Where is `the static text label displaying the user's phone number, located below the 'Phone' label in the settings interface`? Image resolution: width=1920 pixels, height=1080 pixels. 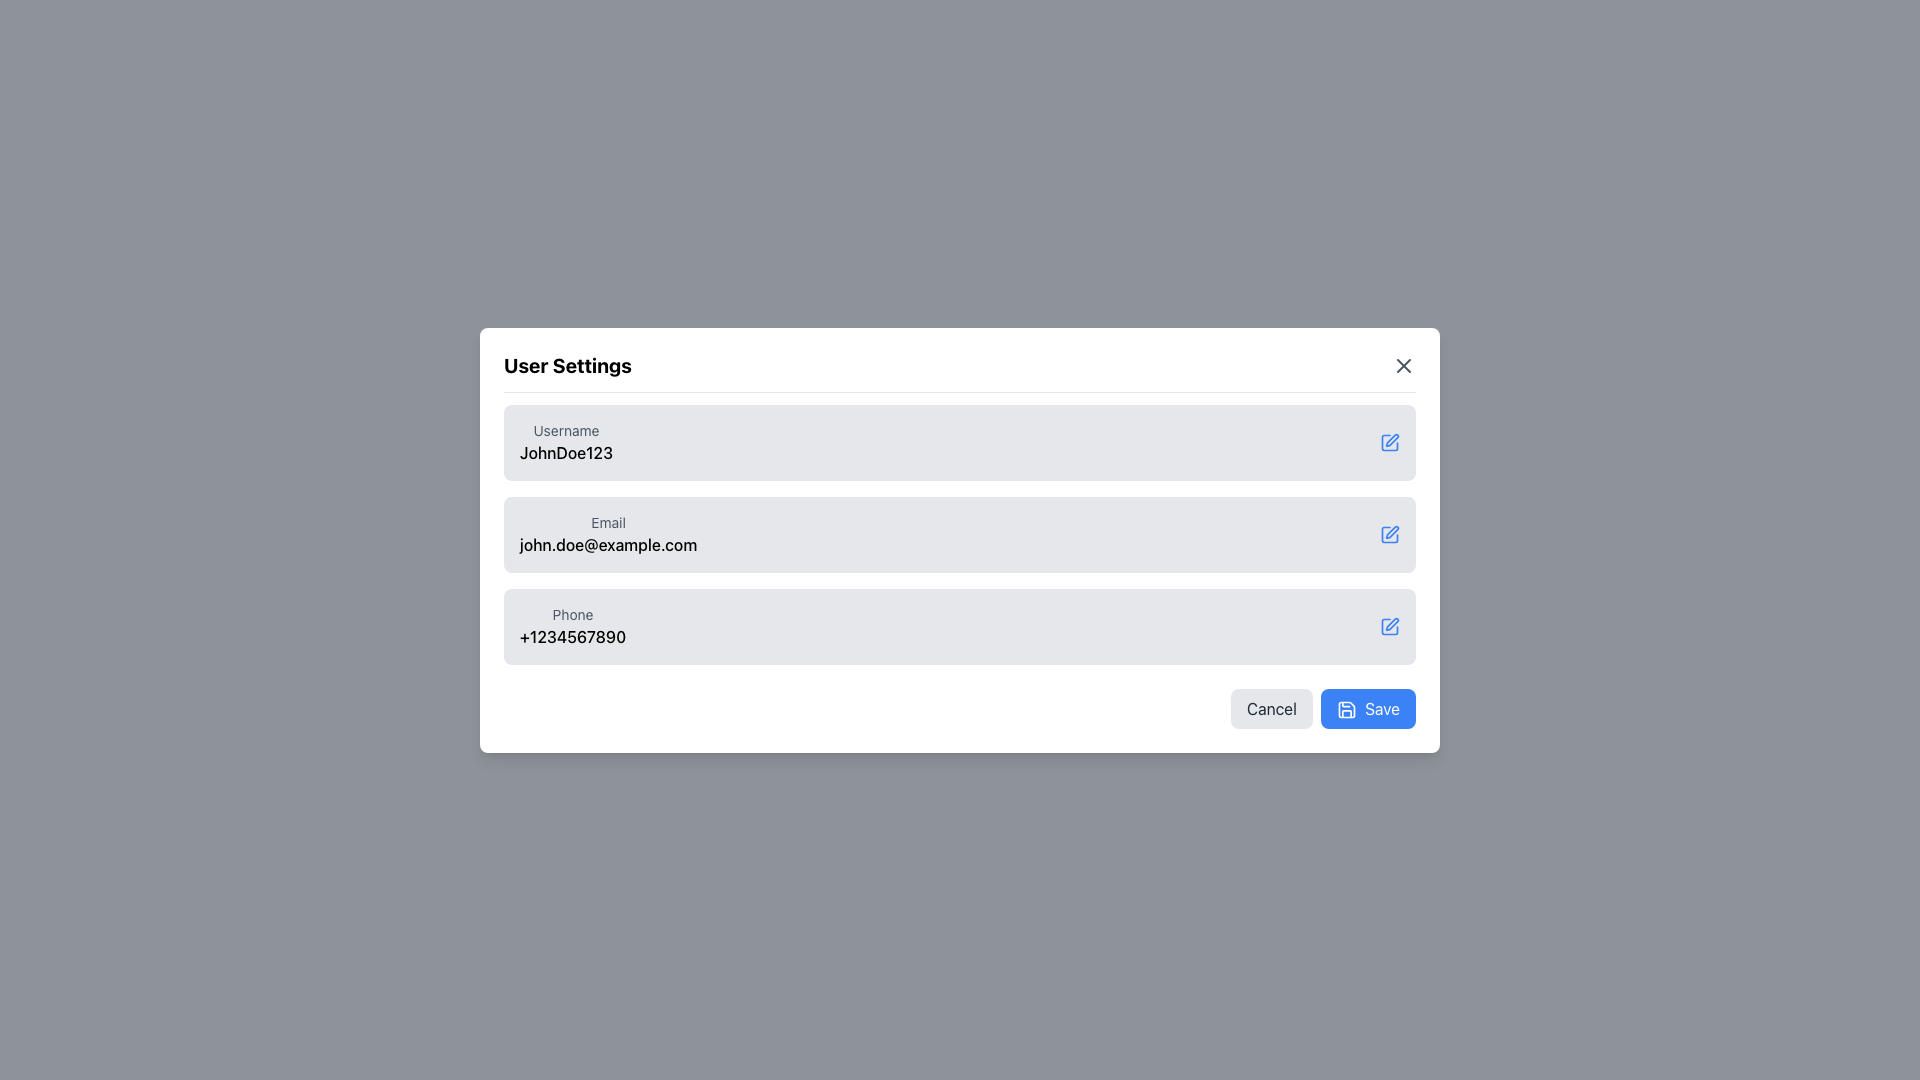 the static text label displaying the user's phone number, located below the 'Phone' label in the settings interface is located at coordinates (572, 636).